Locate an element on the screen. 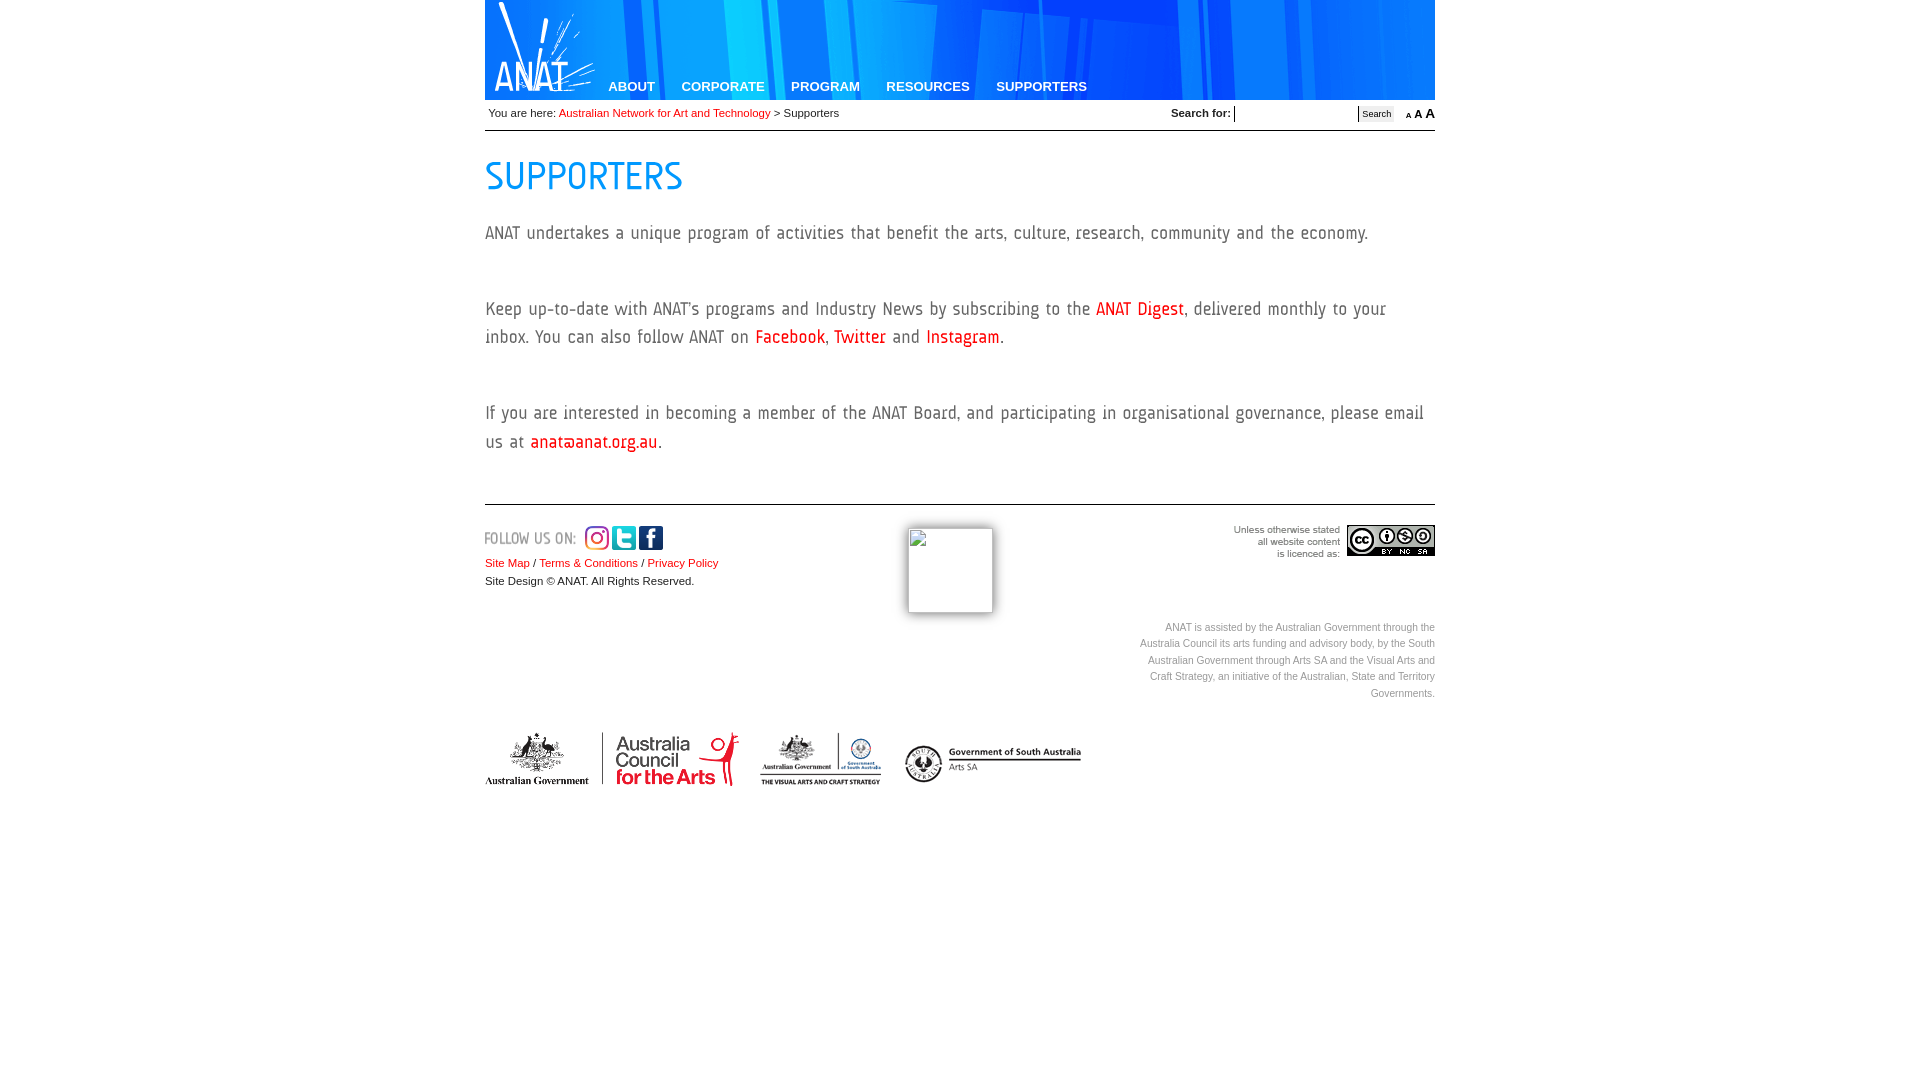 The height and width of the screenshot is (1080, 1920). 'A' is located at coordinates (1405, 115).